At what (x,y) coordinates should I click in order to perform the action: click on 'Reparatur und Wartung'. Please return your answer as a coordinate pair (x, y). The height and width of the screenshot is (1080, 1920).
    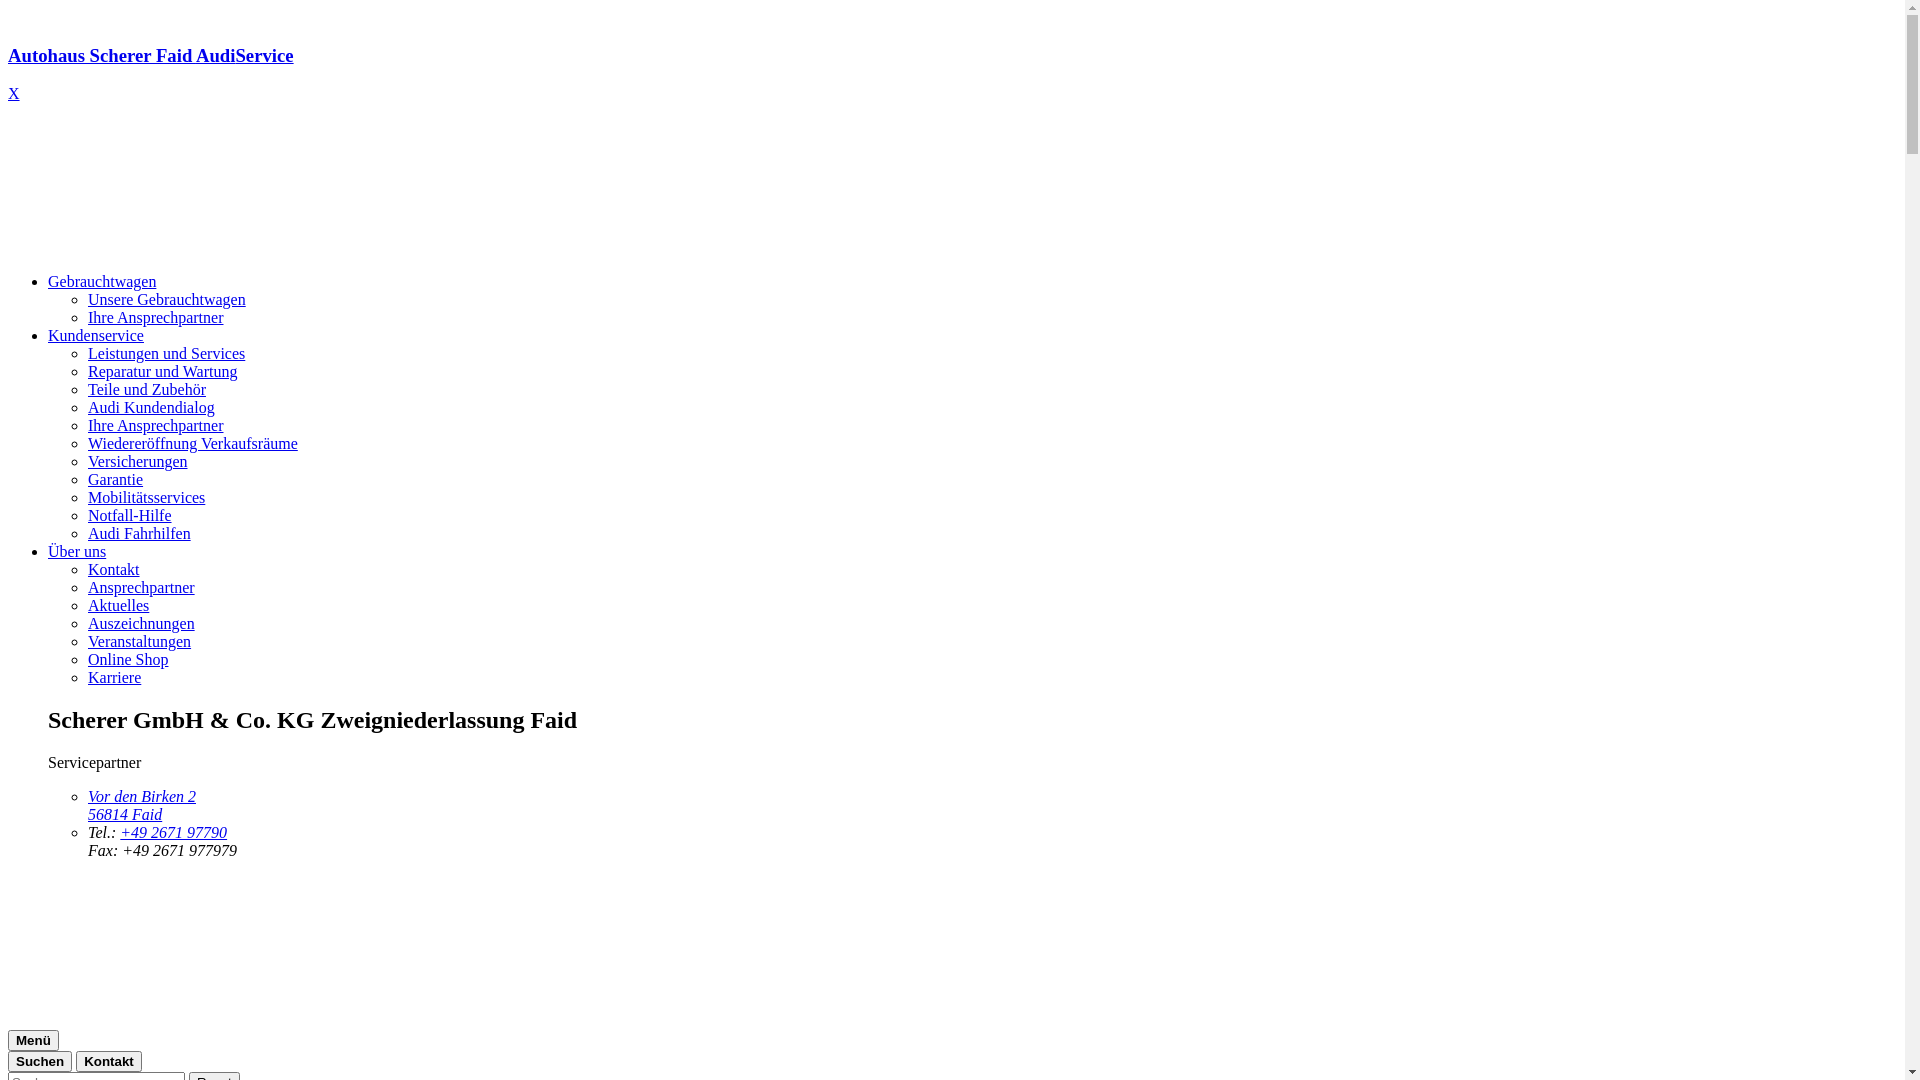
    Looking at the image, I should click on (162, 371).